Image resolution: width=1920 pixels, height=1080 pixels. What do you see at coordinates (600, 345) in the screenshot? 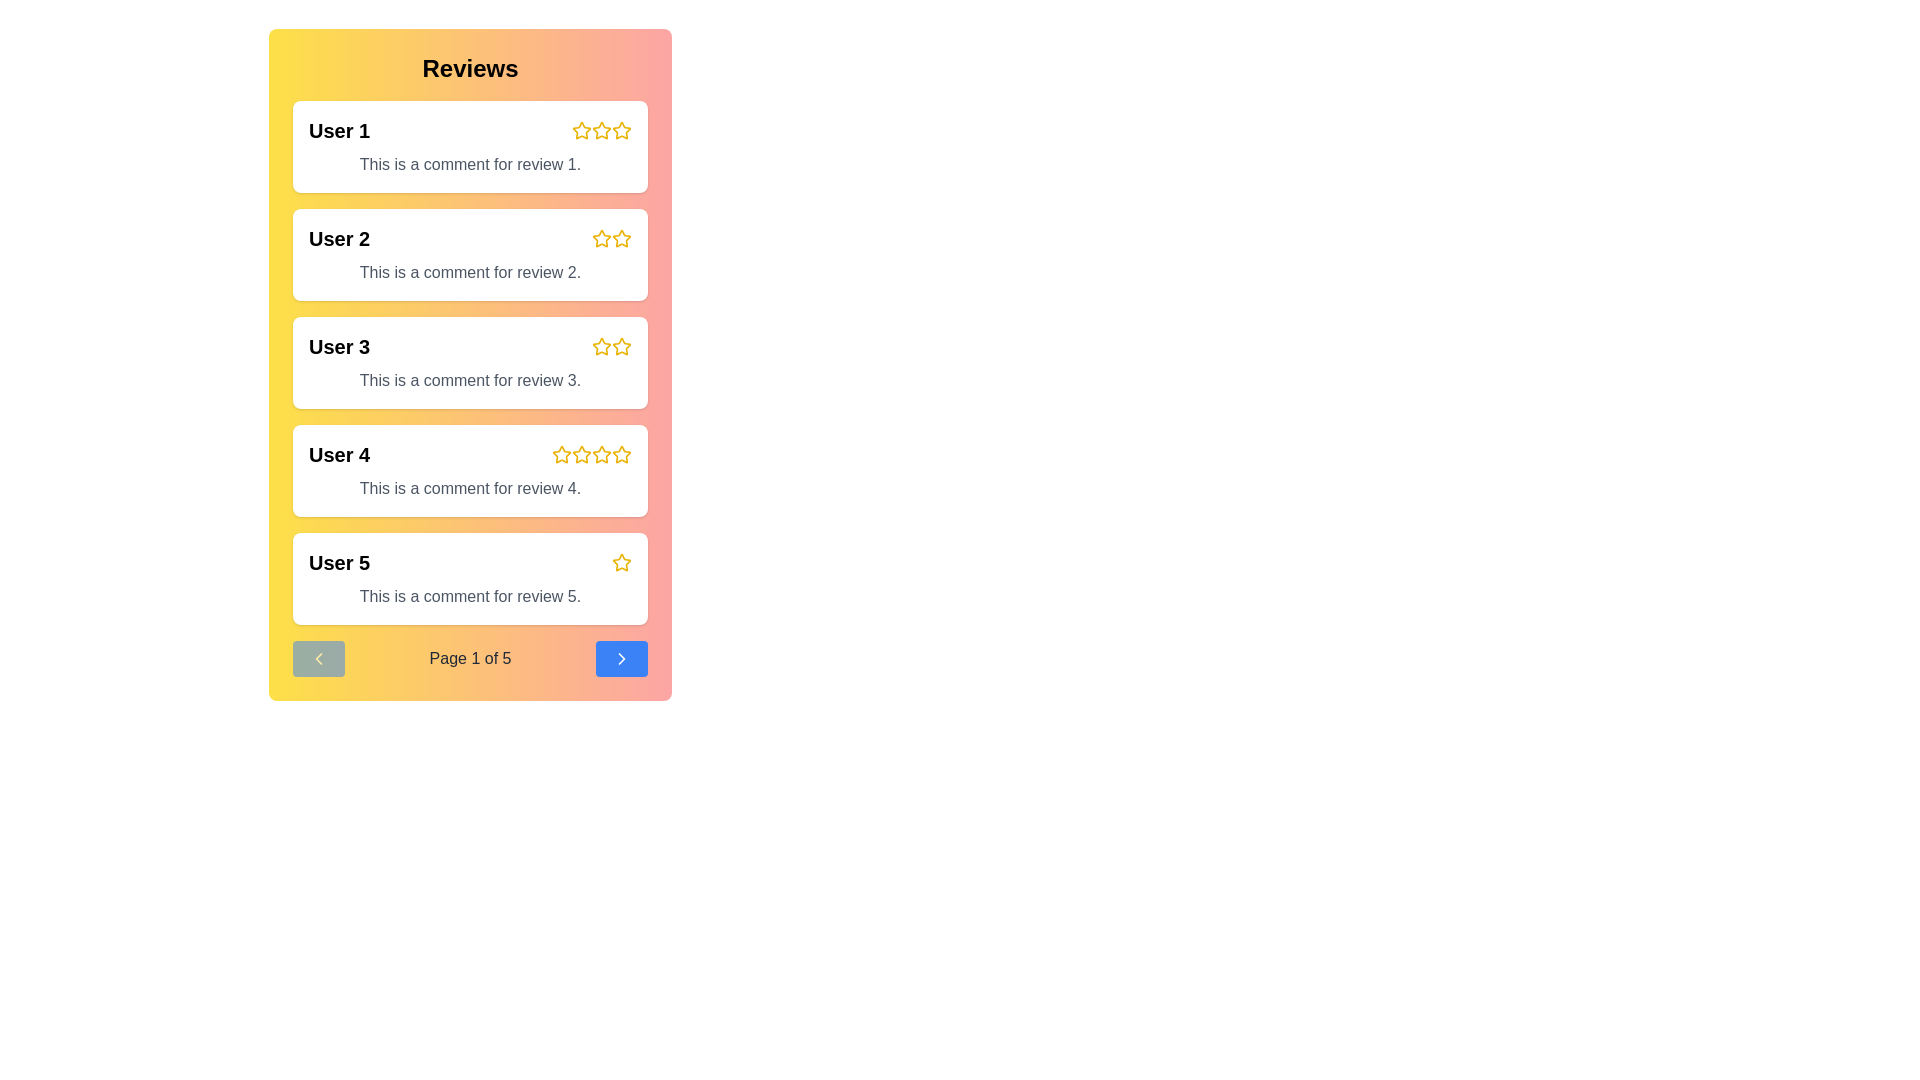
I see `the third star icon in the star rating section of 'User 3's review, which is a stylized star with a yellow outline and white fill, indicating a rating` at bounding box center [600, 345].